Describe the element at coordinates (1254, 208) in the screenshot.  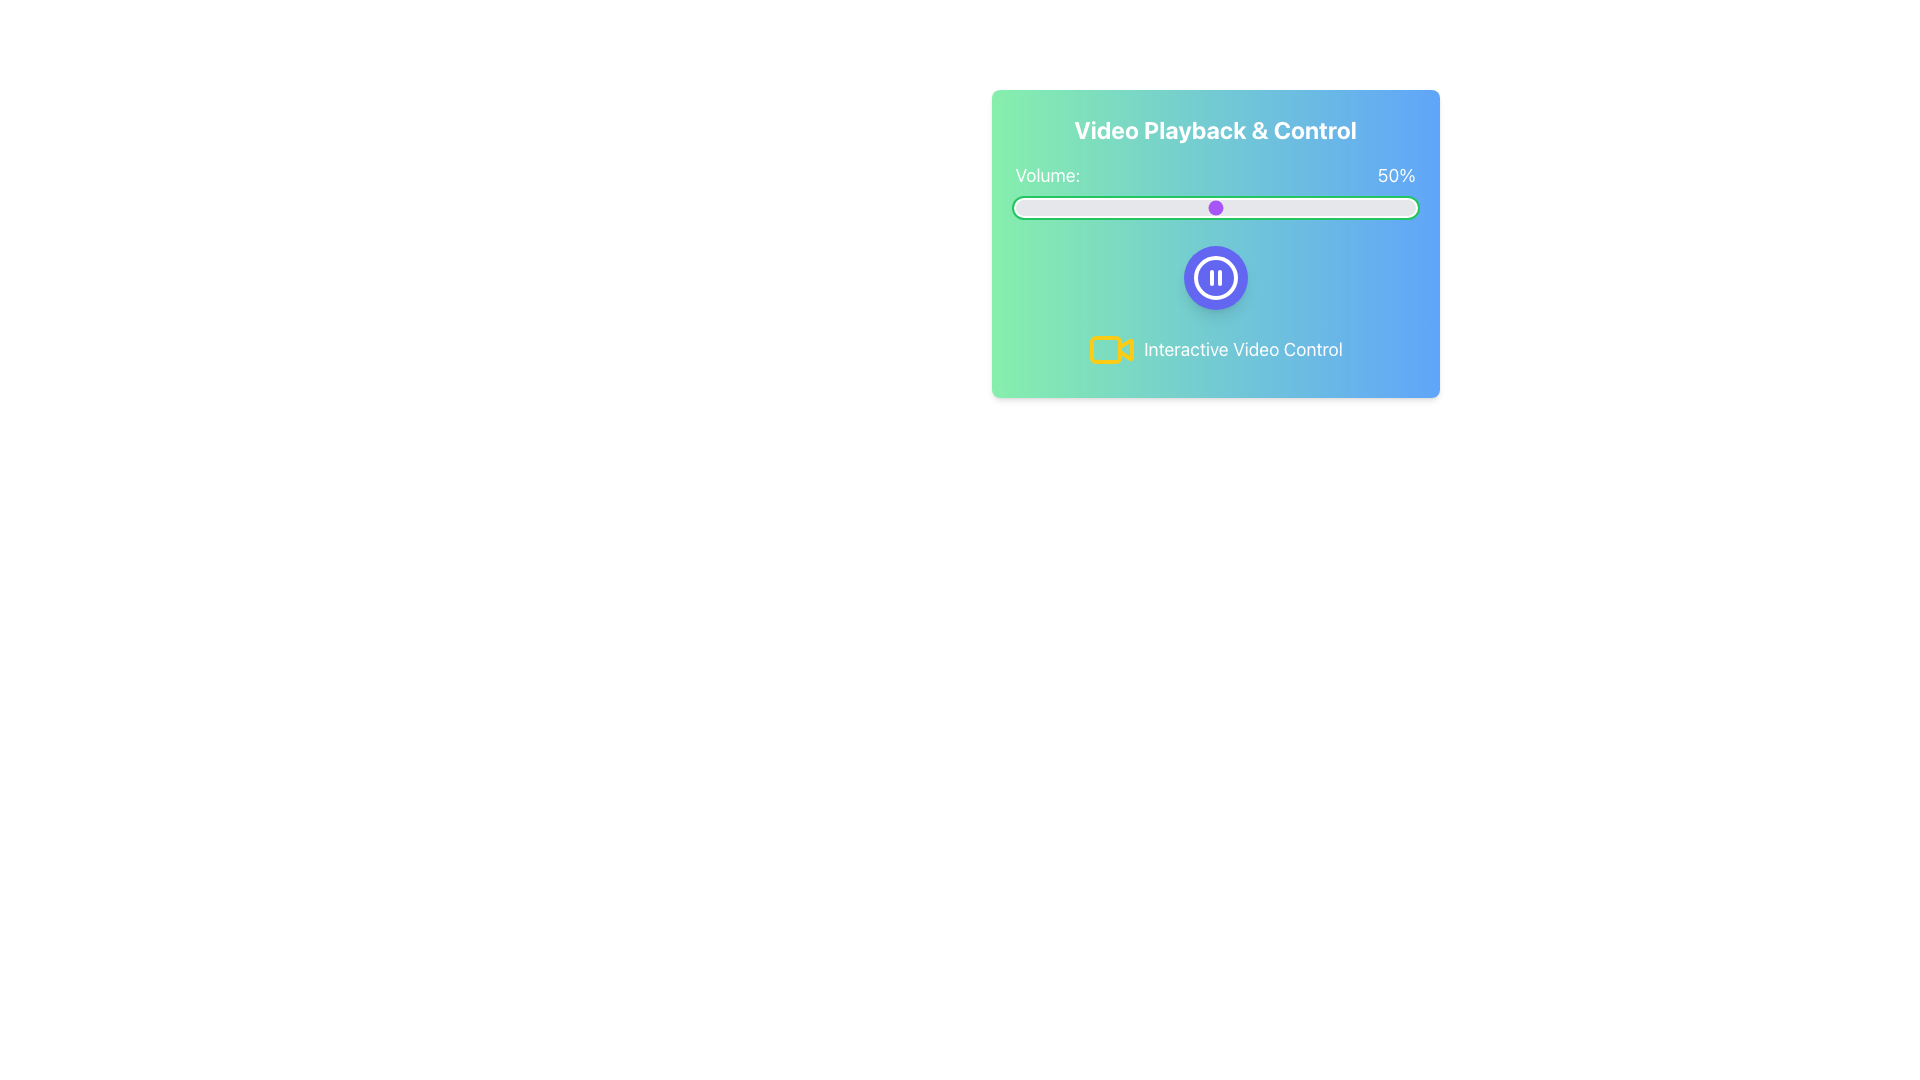
I see `the volume` at that location.